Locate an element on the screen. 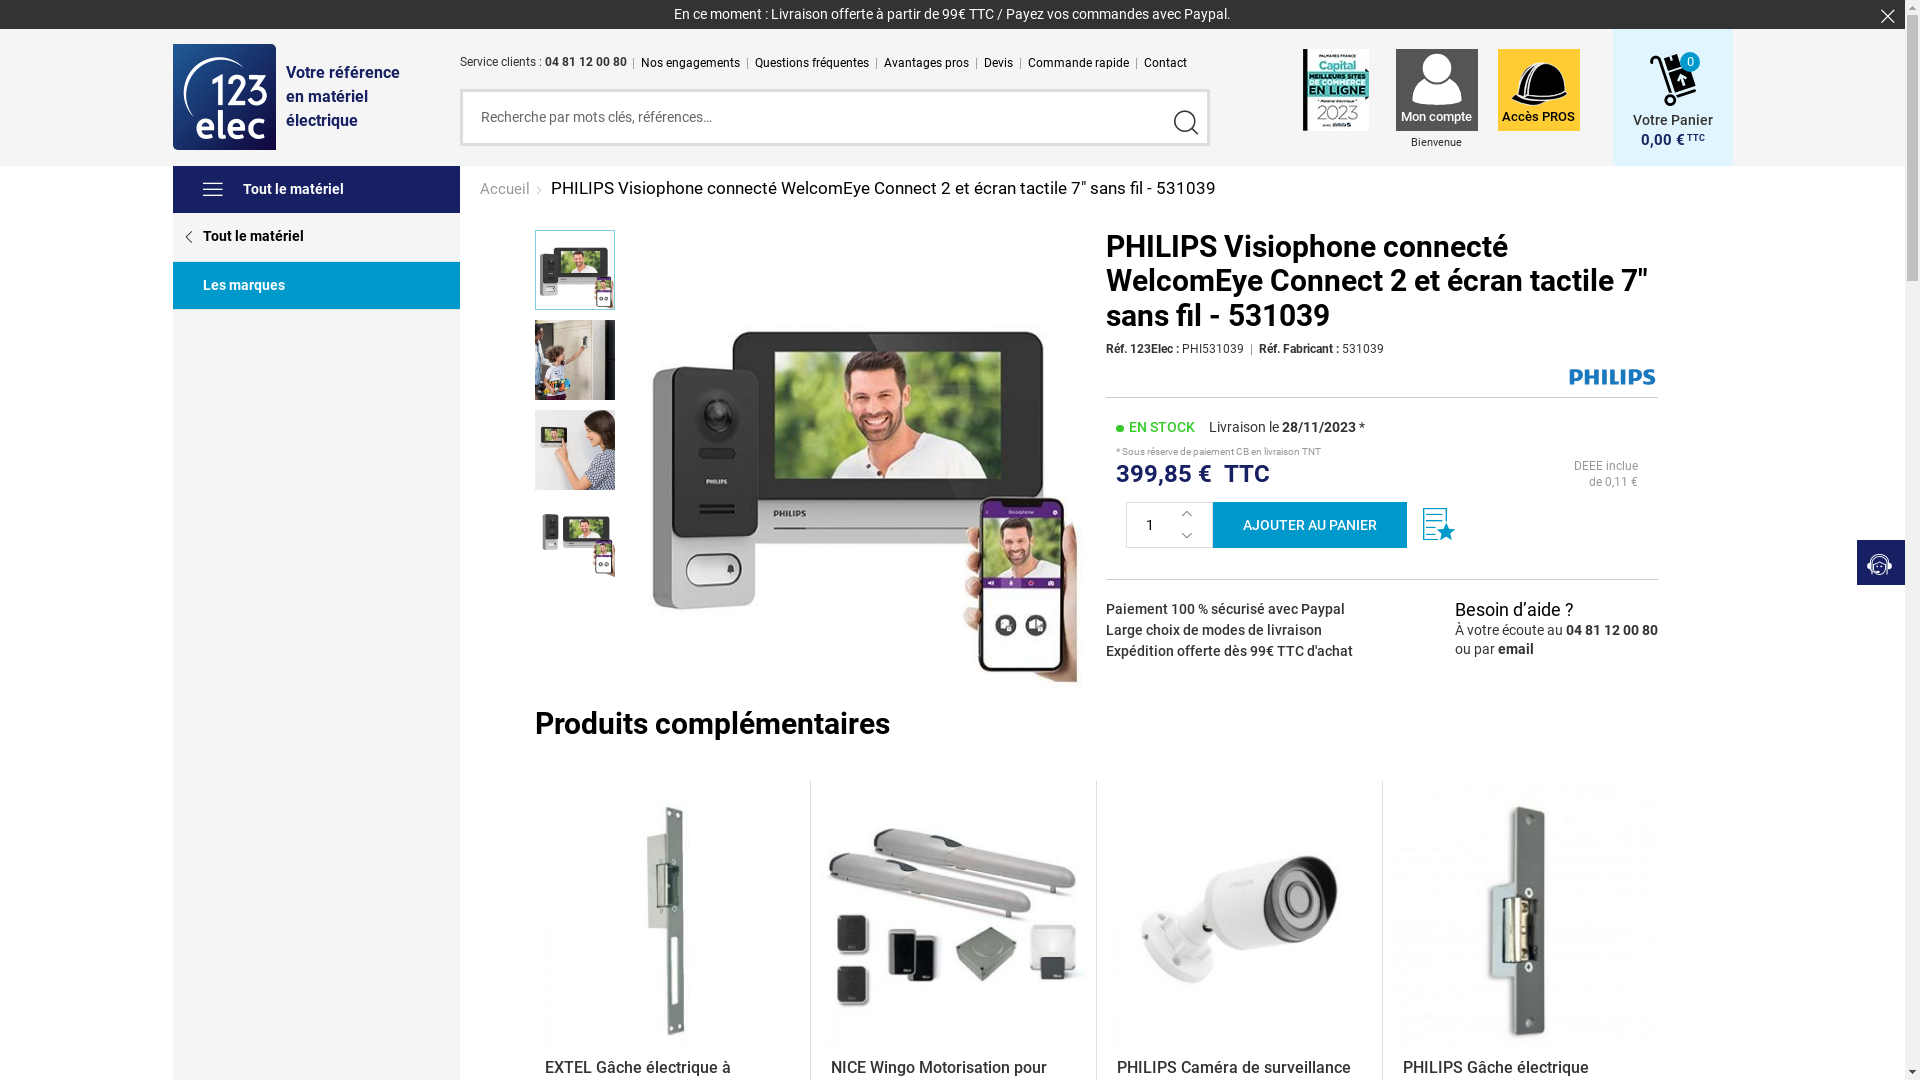  'Avantages pros' is located at coordinates (925, 61).